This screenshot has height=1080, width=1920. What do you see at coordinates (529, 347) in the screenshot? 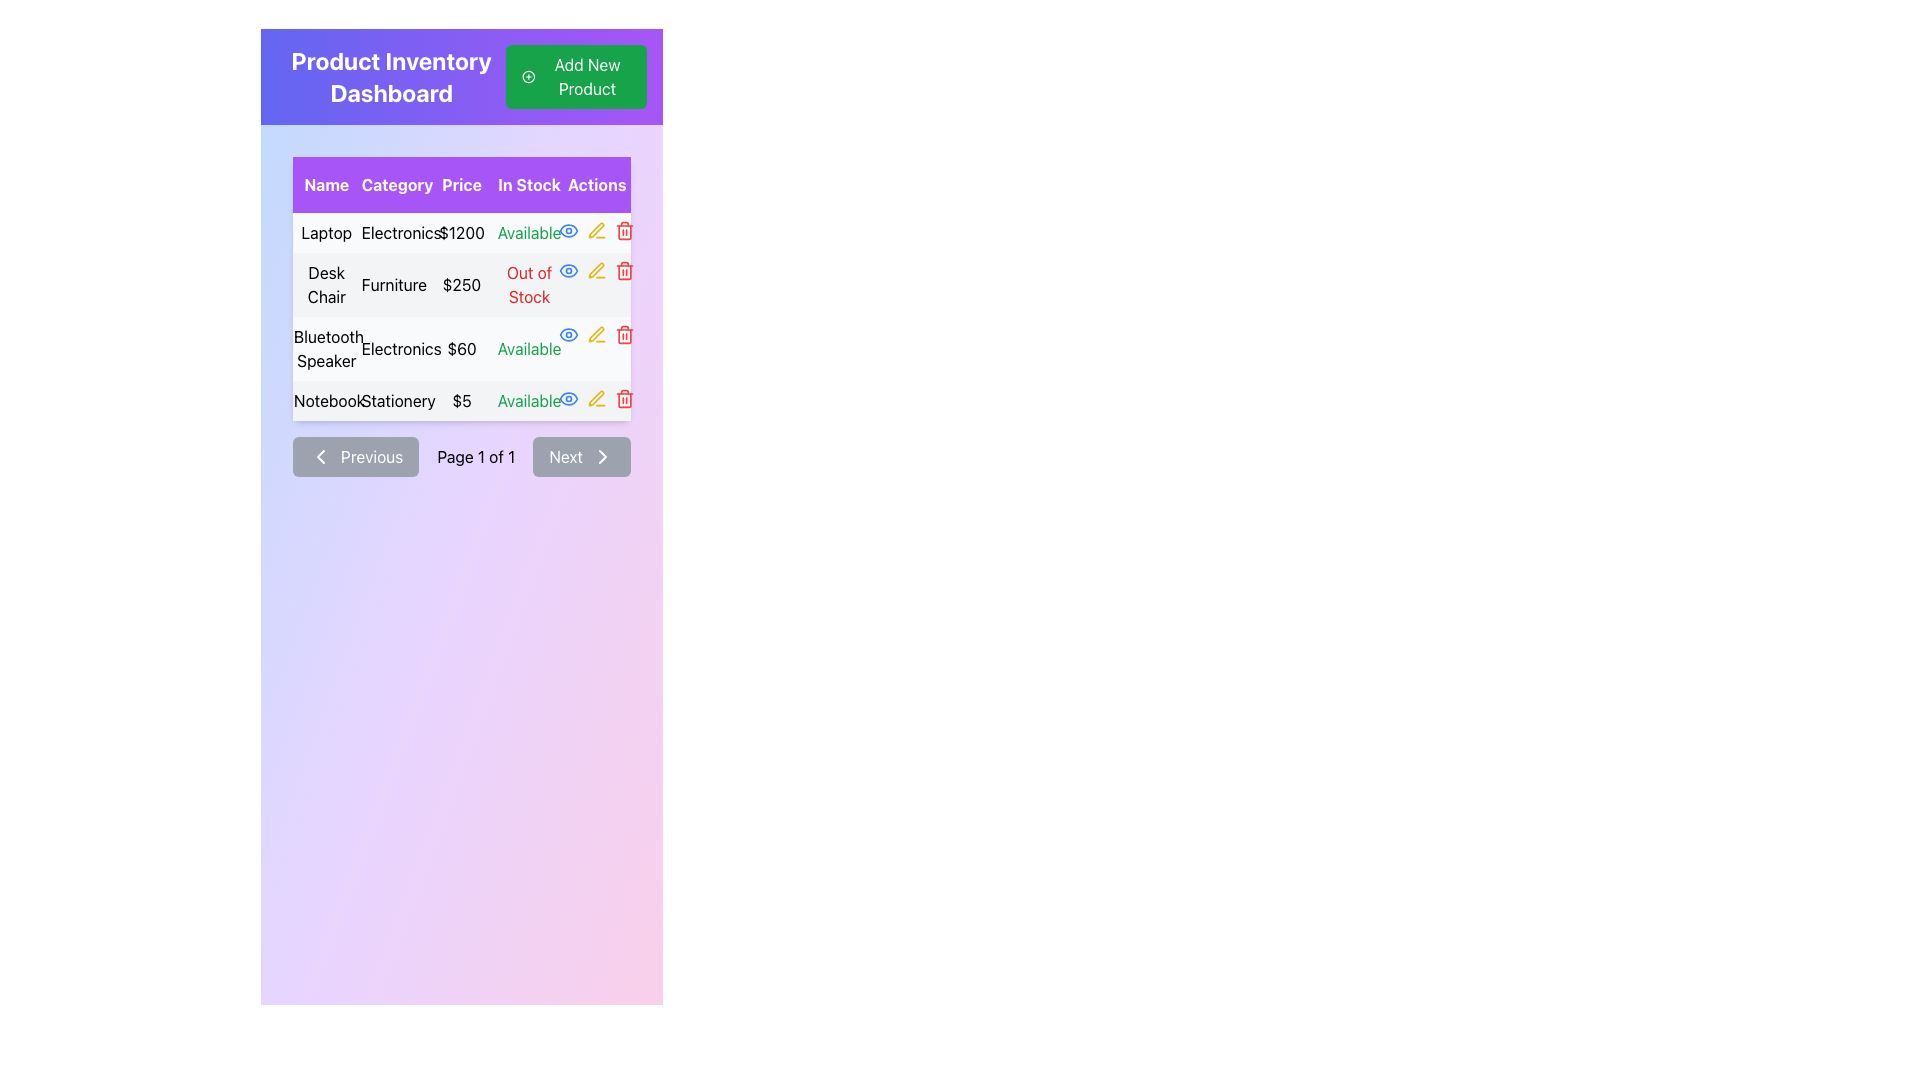
I see `the 'In Stock' text label indicating the availability status of the 'Bluetooth Speaker' in the third row of the table` at bounding box center [529, 347].